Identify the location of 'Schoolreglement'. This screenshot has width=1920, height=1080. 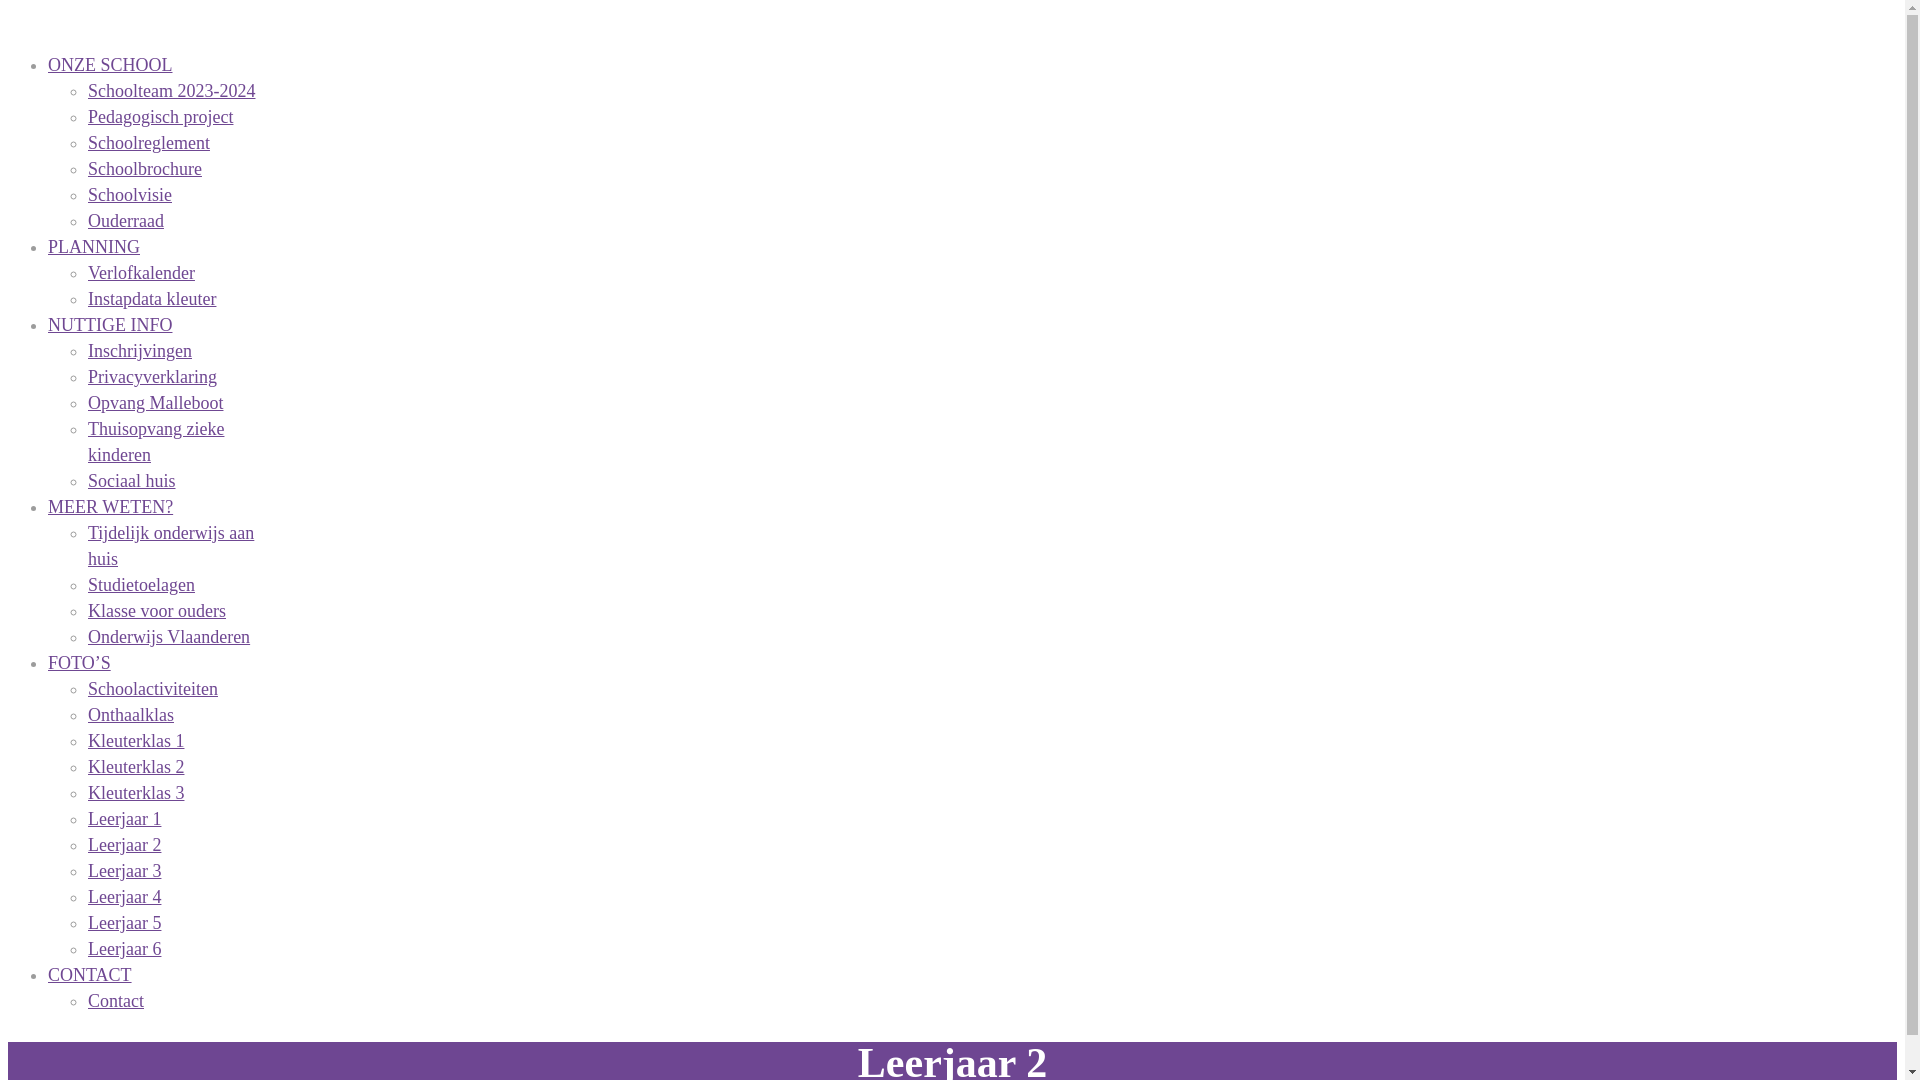
(86, 141).